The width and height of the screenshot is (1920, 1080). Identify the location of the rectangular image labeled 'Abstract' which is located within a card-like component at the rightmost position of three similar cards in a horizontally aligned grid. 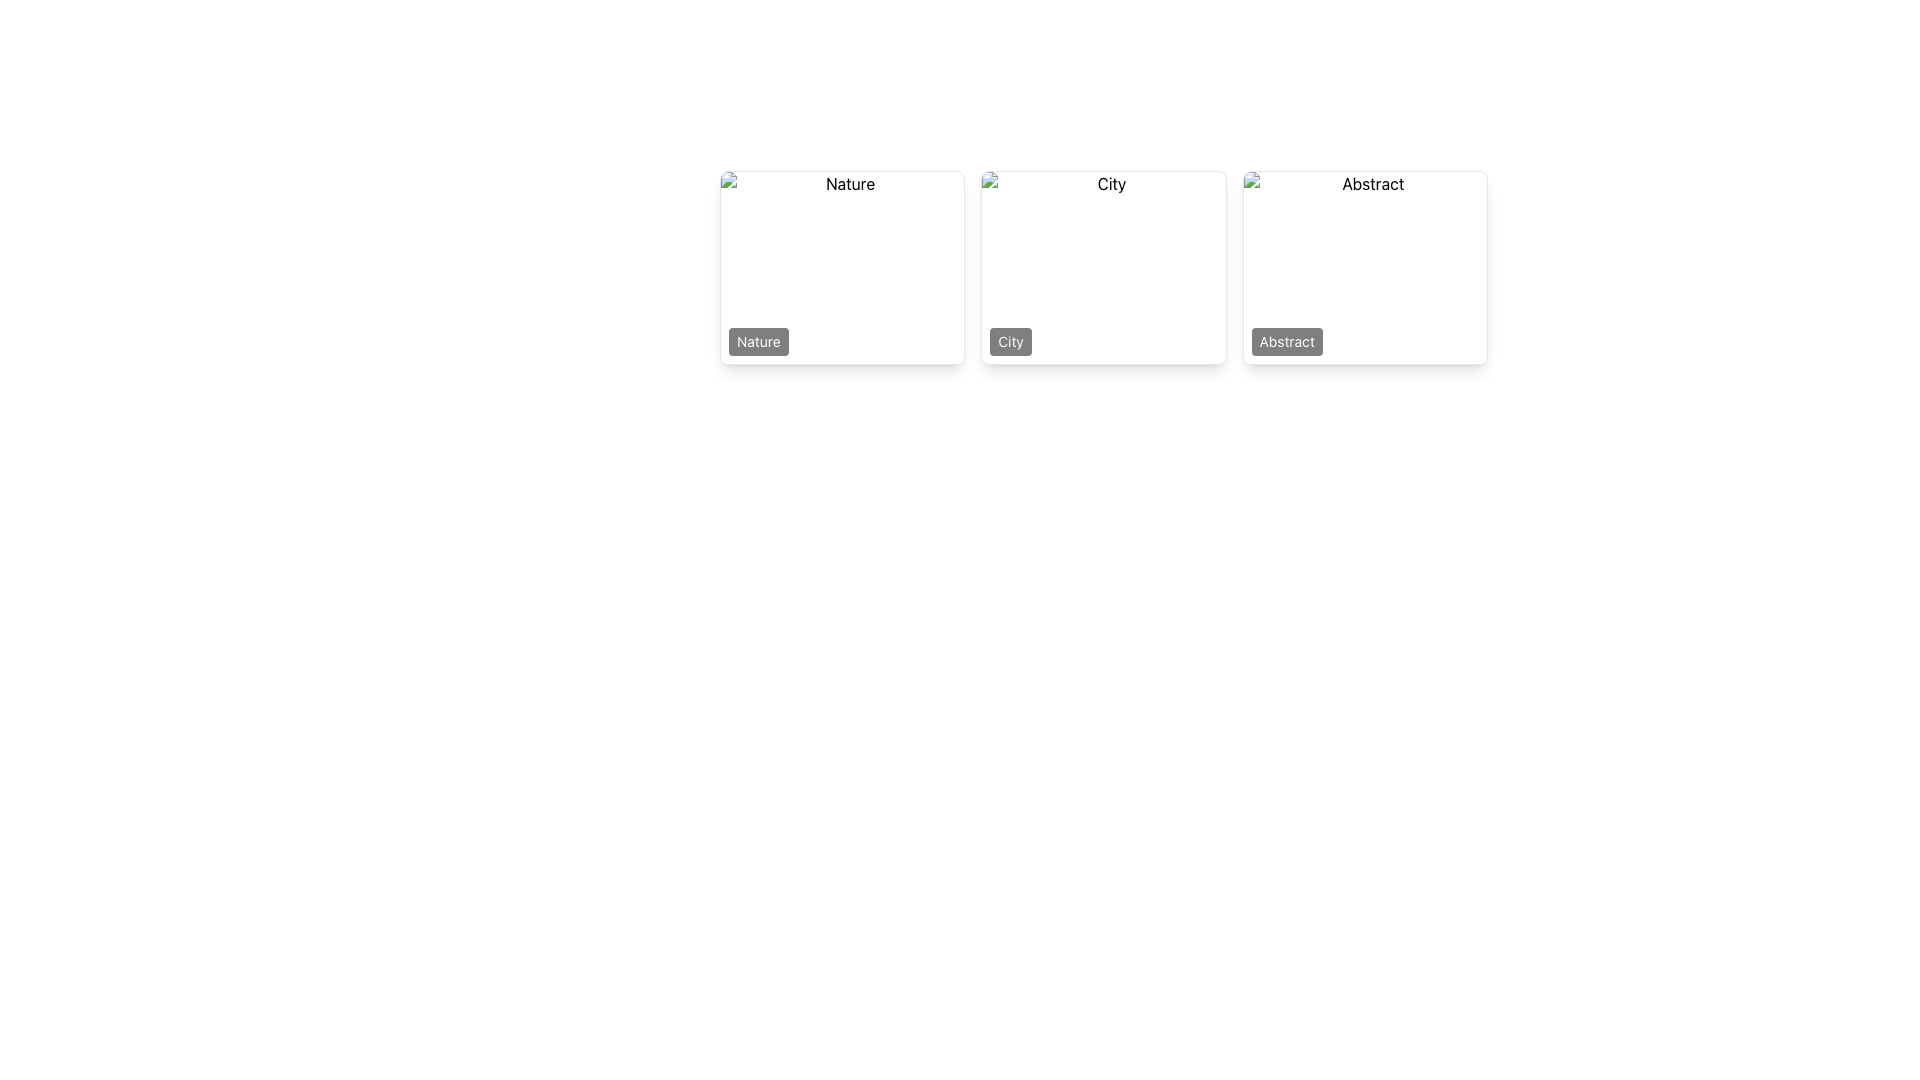
(1364, 266).